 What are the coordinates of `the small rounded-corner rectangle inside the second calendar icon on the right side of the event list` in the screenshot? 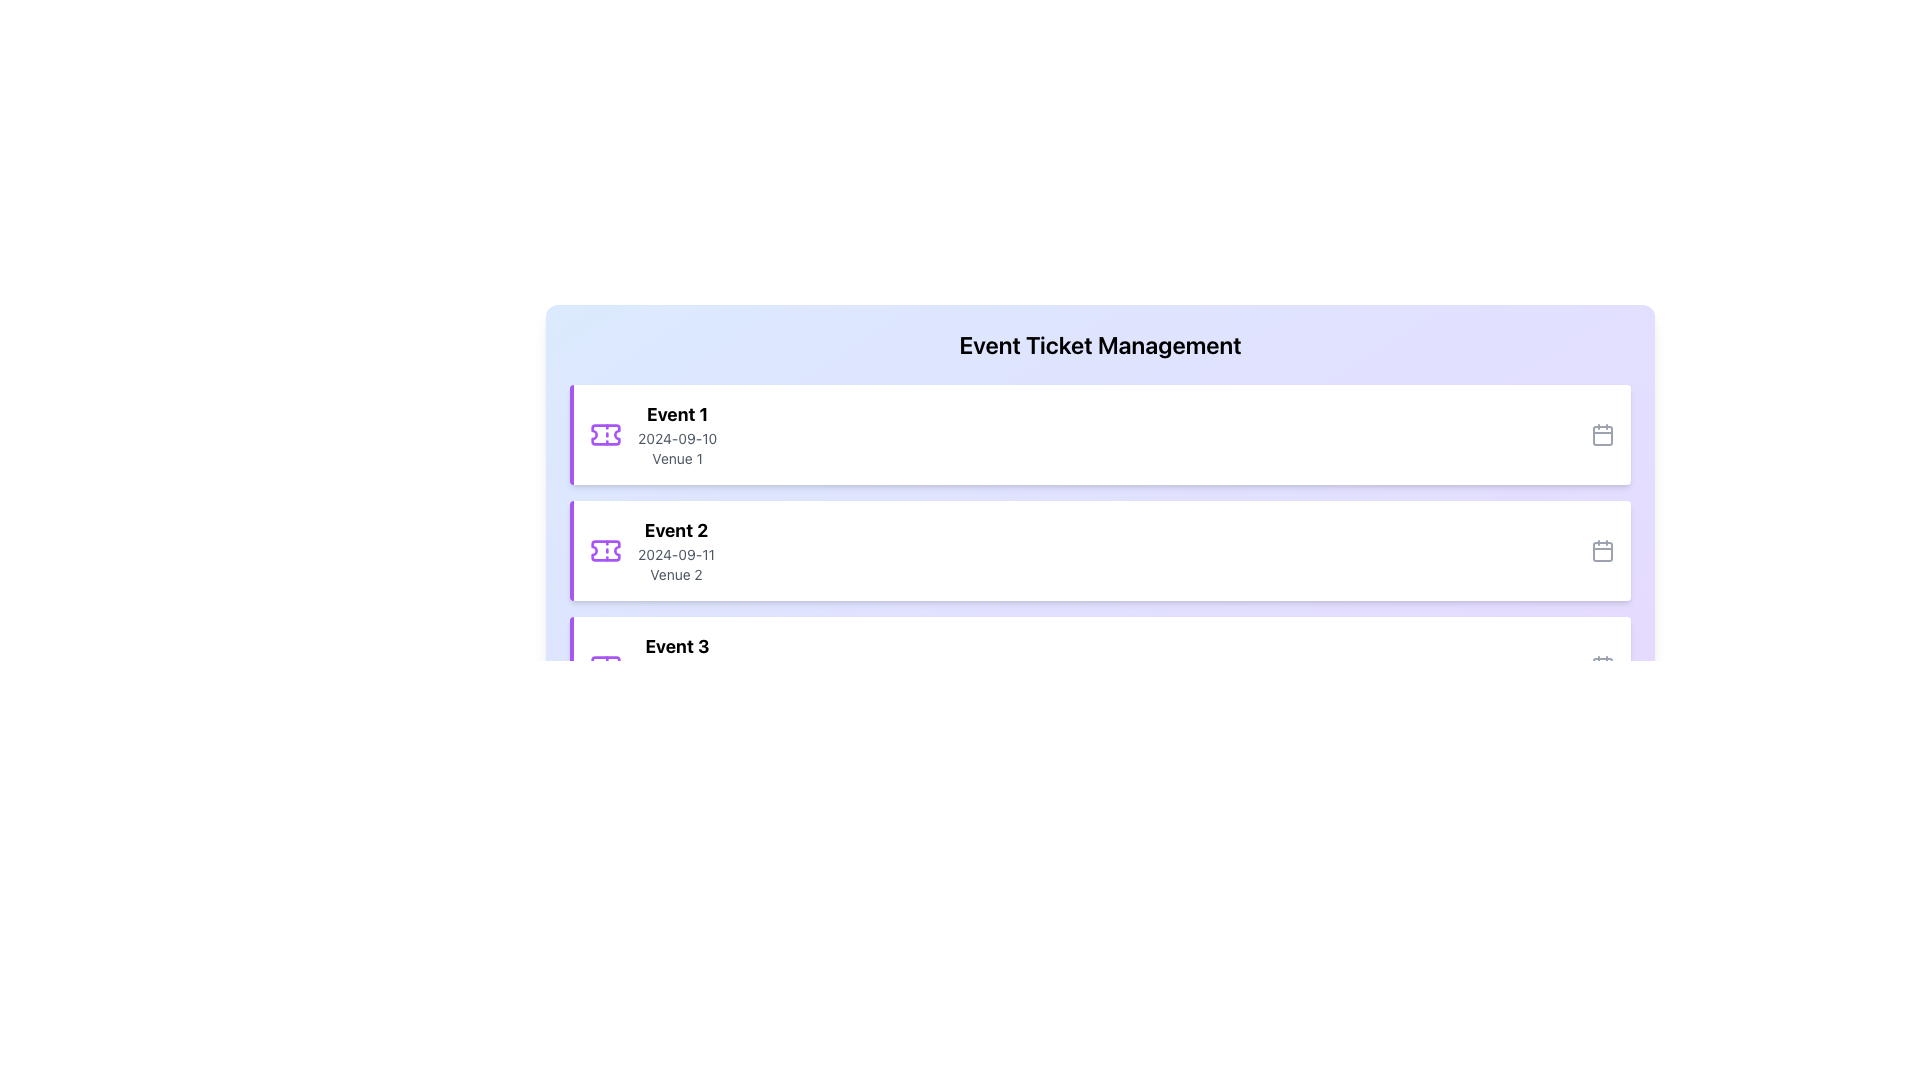 It's located at (1603, 551).